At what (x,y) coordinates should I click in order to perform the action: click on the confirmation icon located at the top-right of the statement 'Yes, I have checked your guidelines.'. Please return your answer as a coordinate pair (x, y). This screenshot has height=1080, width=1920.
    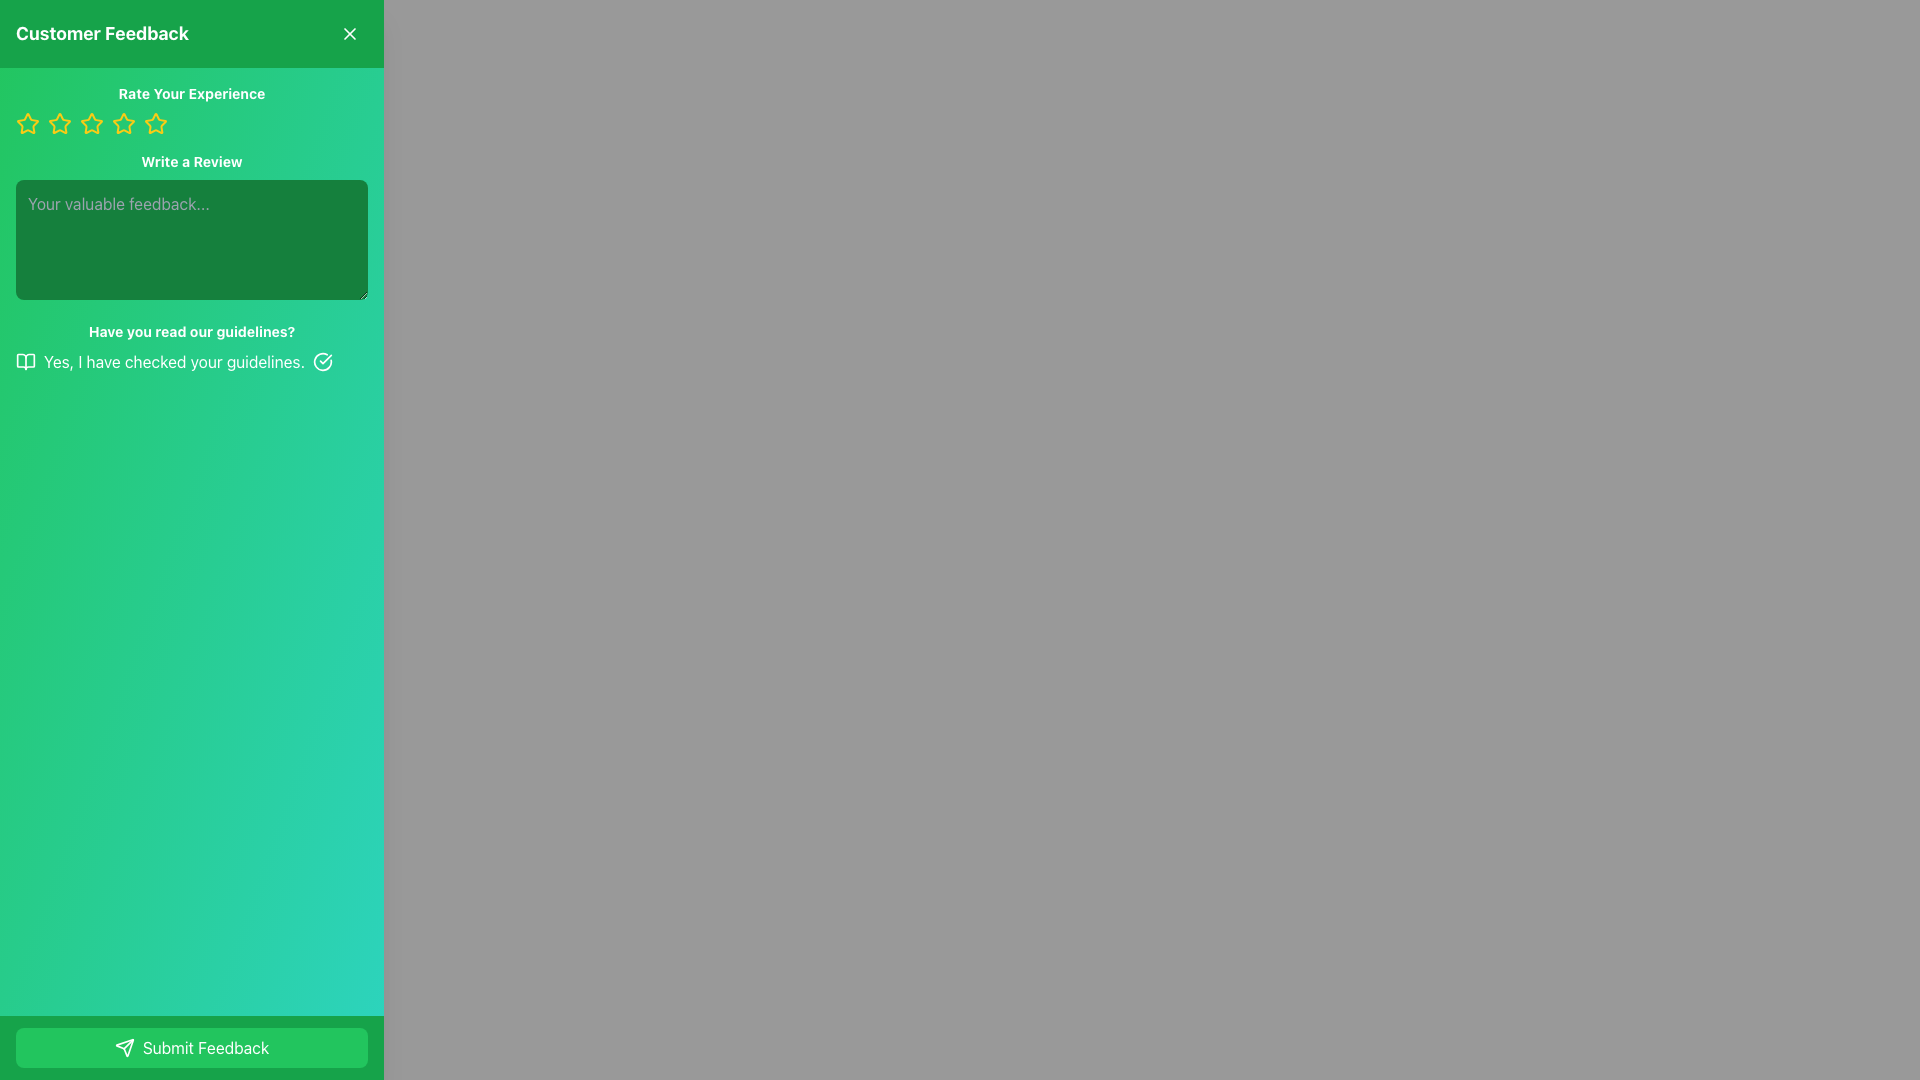
    Looking at the image, I should click on (322, 362).